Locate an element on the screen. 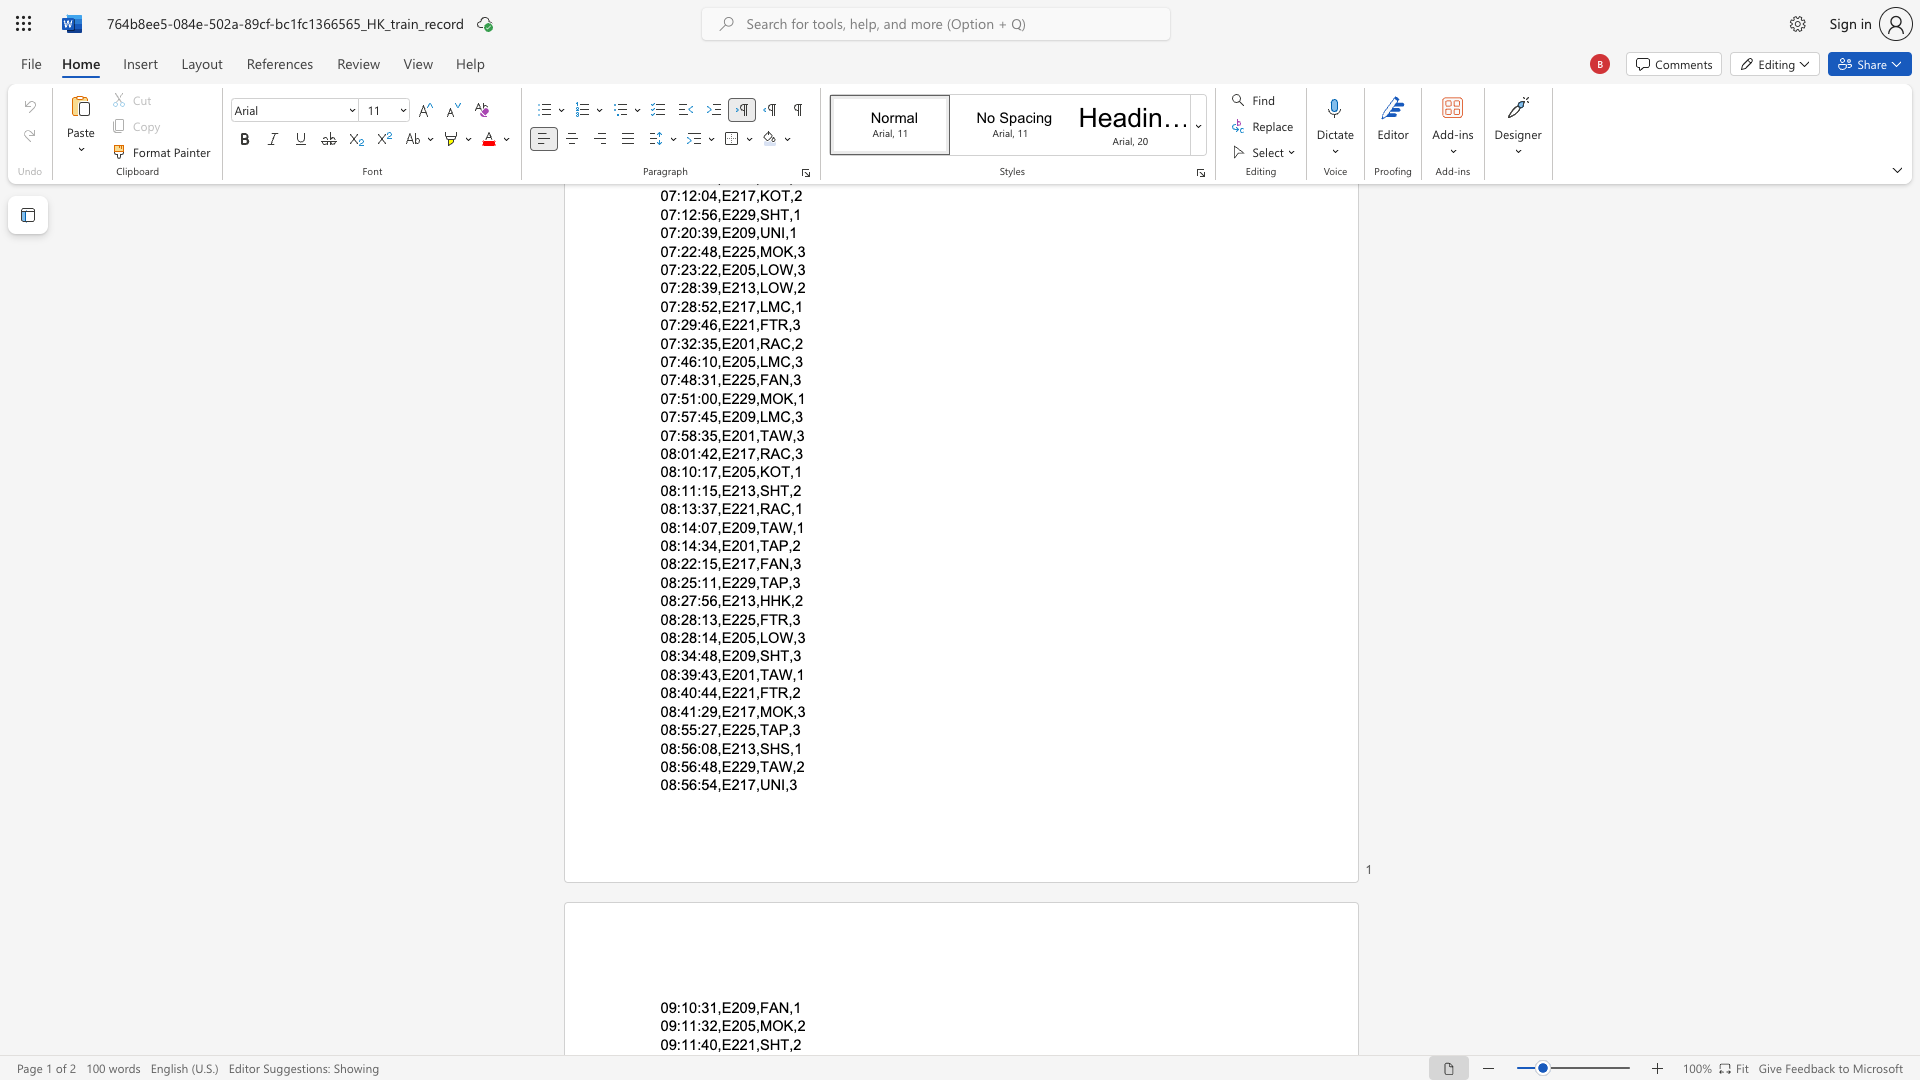  the space between the continuous character "E" and "2" in the text is located at coordinates (729, 784).